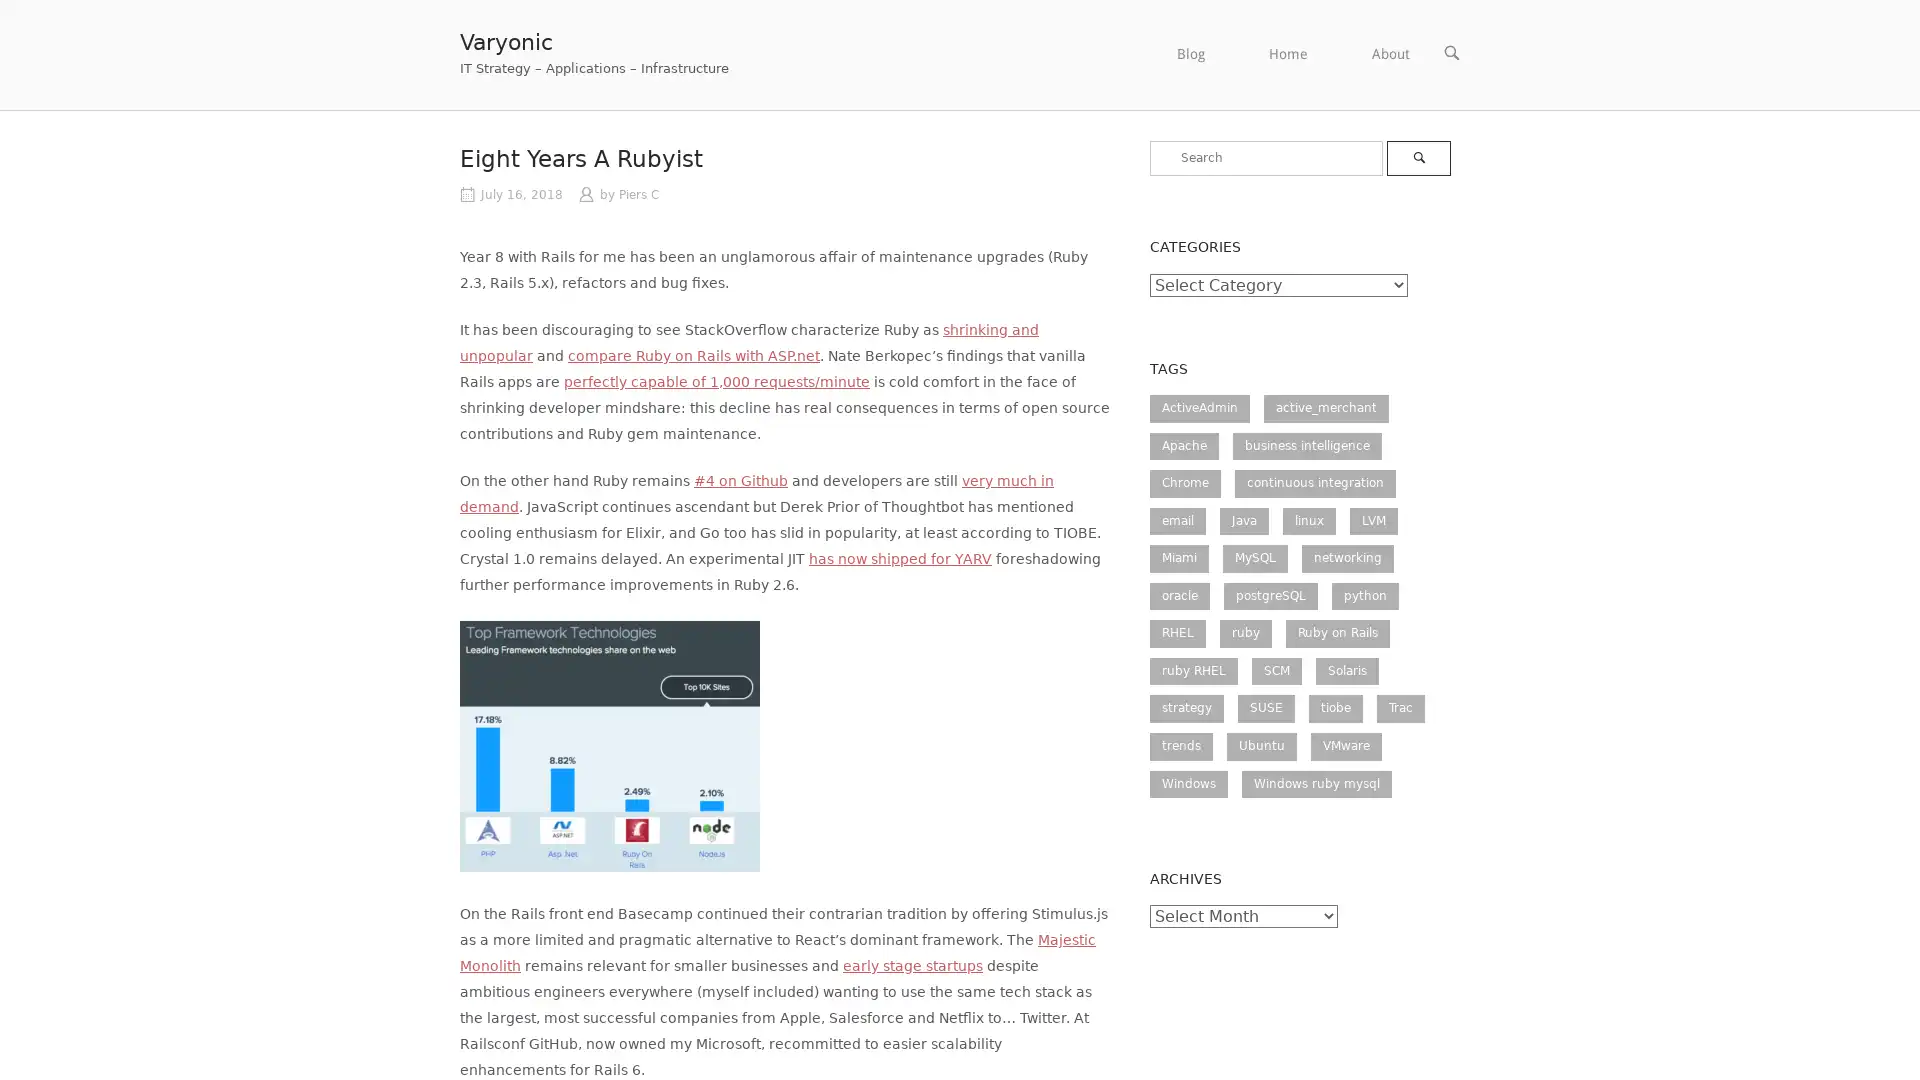 The height and width of the screenshot is (1080, 1920). Describe the element at coordinates (1451, 52) in the screenshot. I see `OPEN SEARCH BAR` at that location.